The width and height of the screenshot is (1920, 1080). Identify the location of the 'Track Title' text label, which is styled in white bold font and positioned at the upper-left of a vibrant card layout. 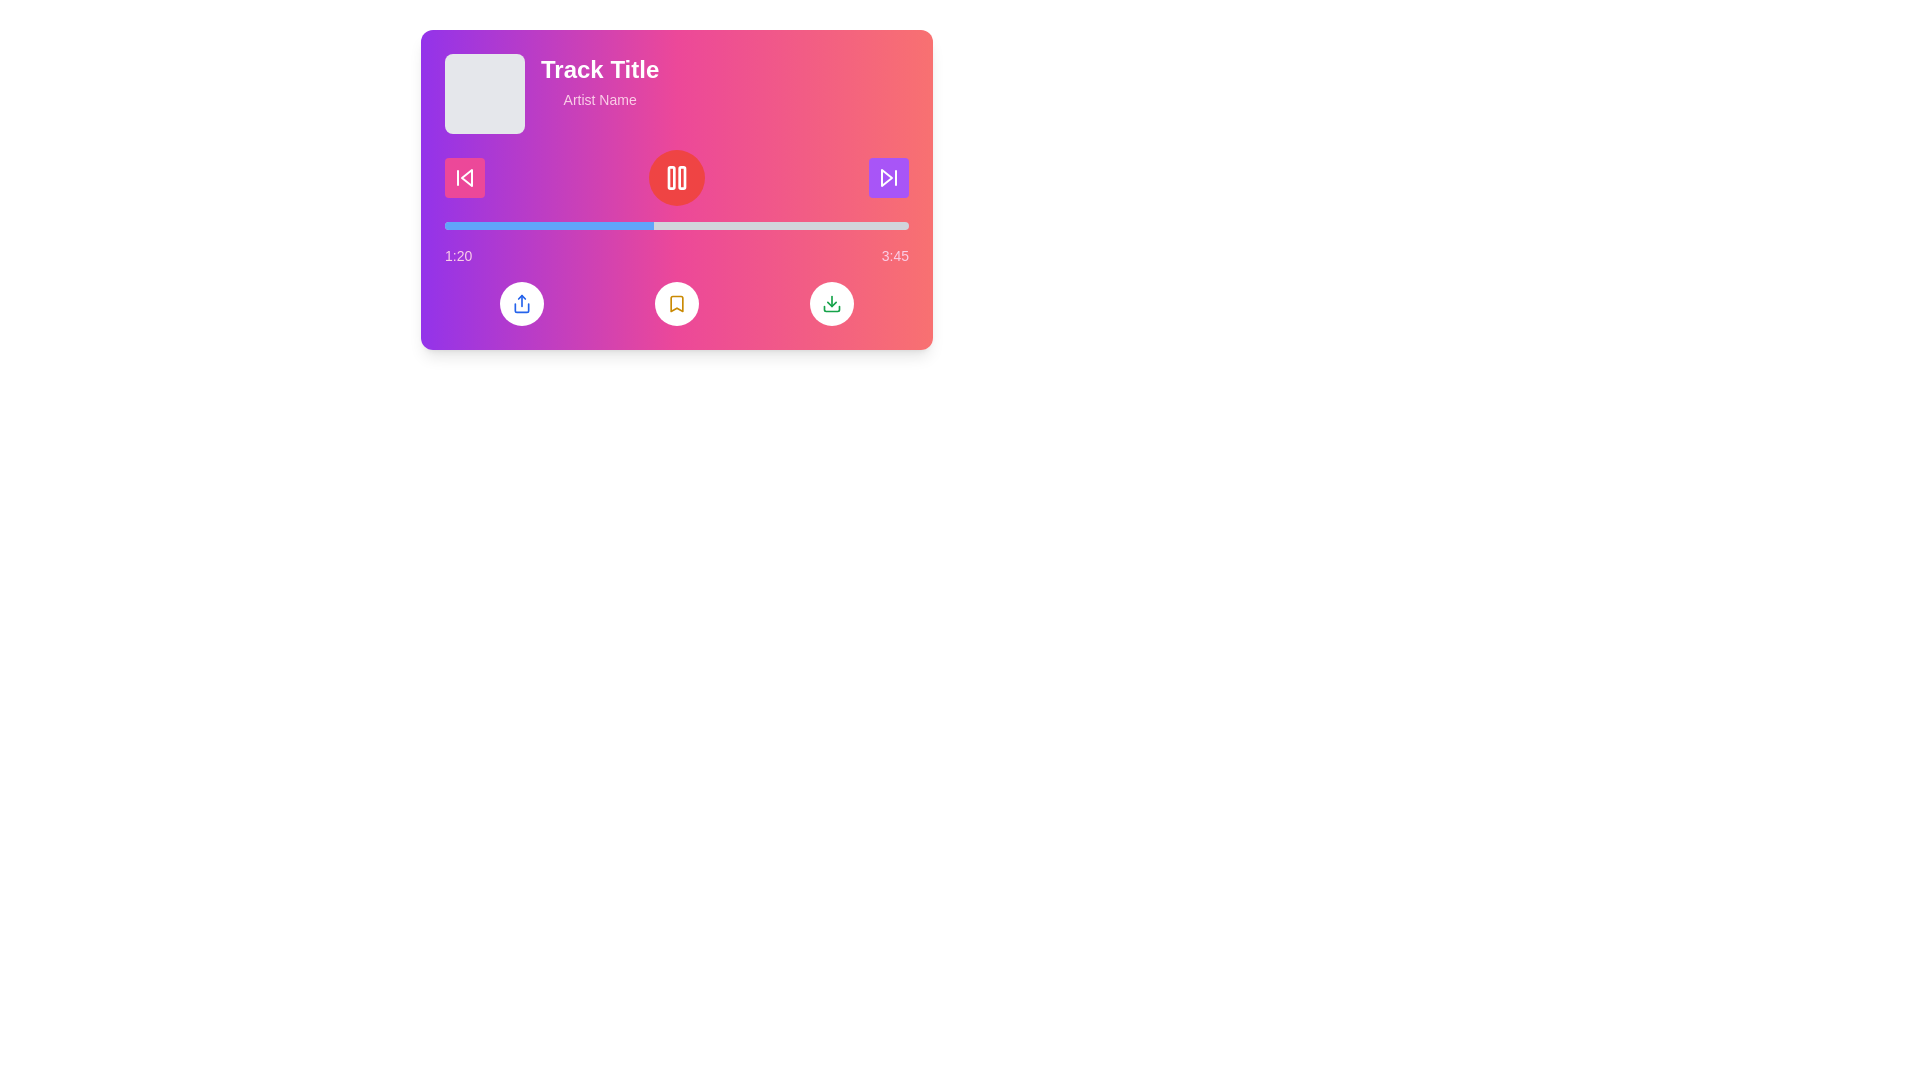
(599, 68).